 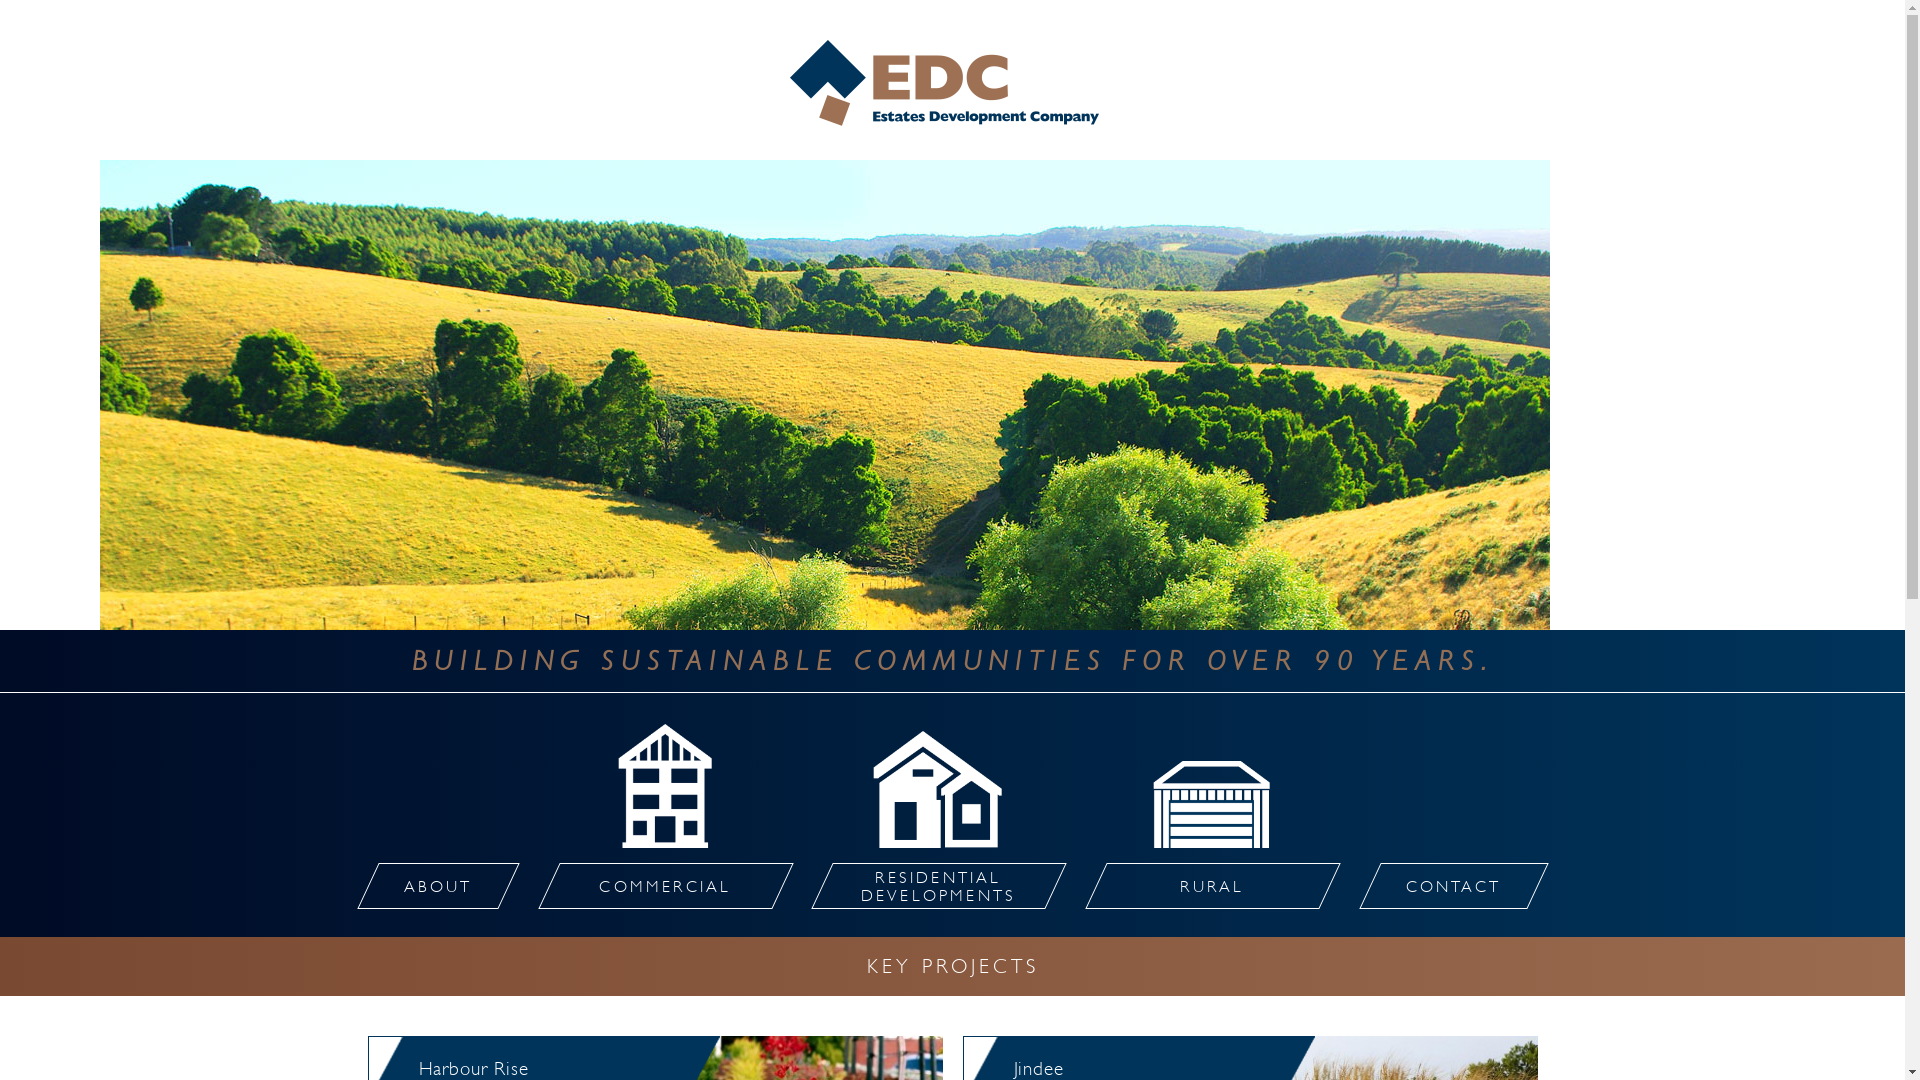 I want to click on 'ABOUT', so click(x=426, y=885).